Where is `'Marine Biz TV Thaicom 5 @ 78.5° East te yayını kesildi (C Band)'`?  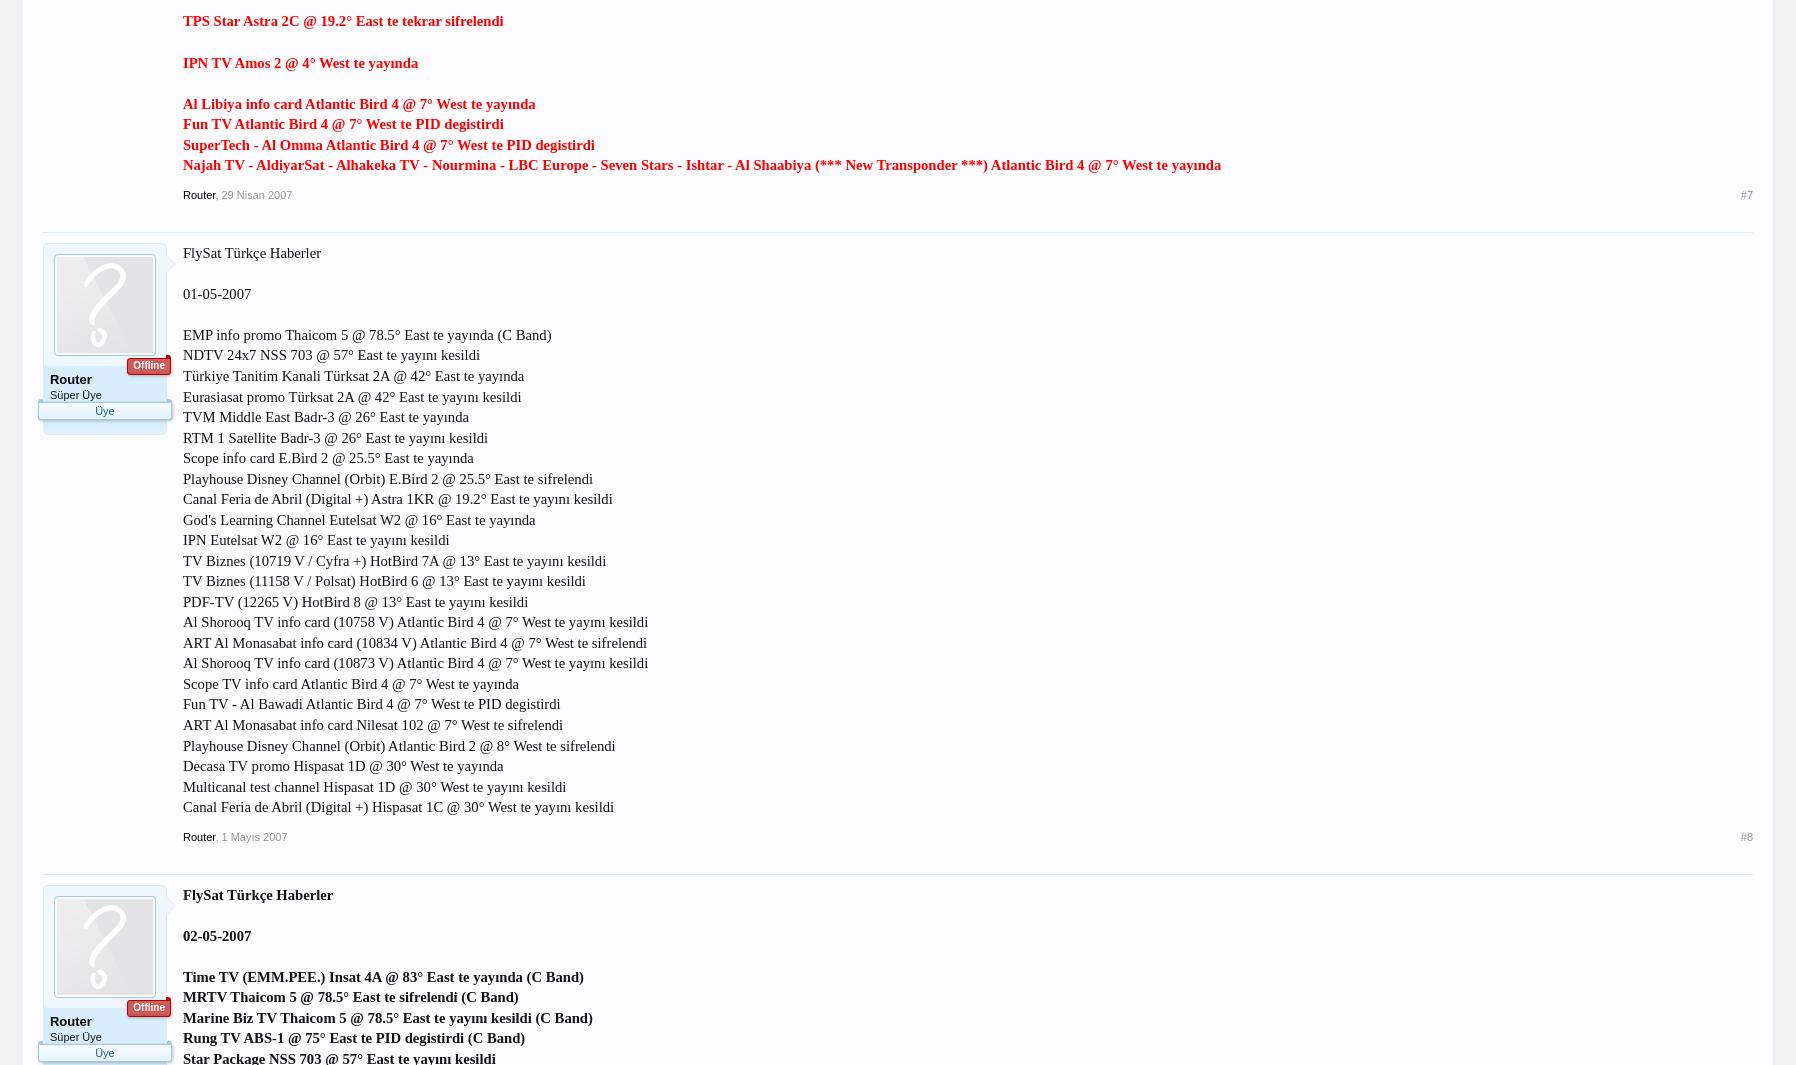
'Marine Biz TV Thaicom 5 @ 78.5° East te yayını kesildi (C Band)' is located at coordinates (387, 1016).